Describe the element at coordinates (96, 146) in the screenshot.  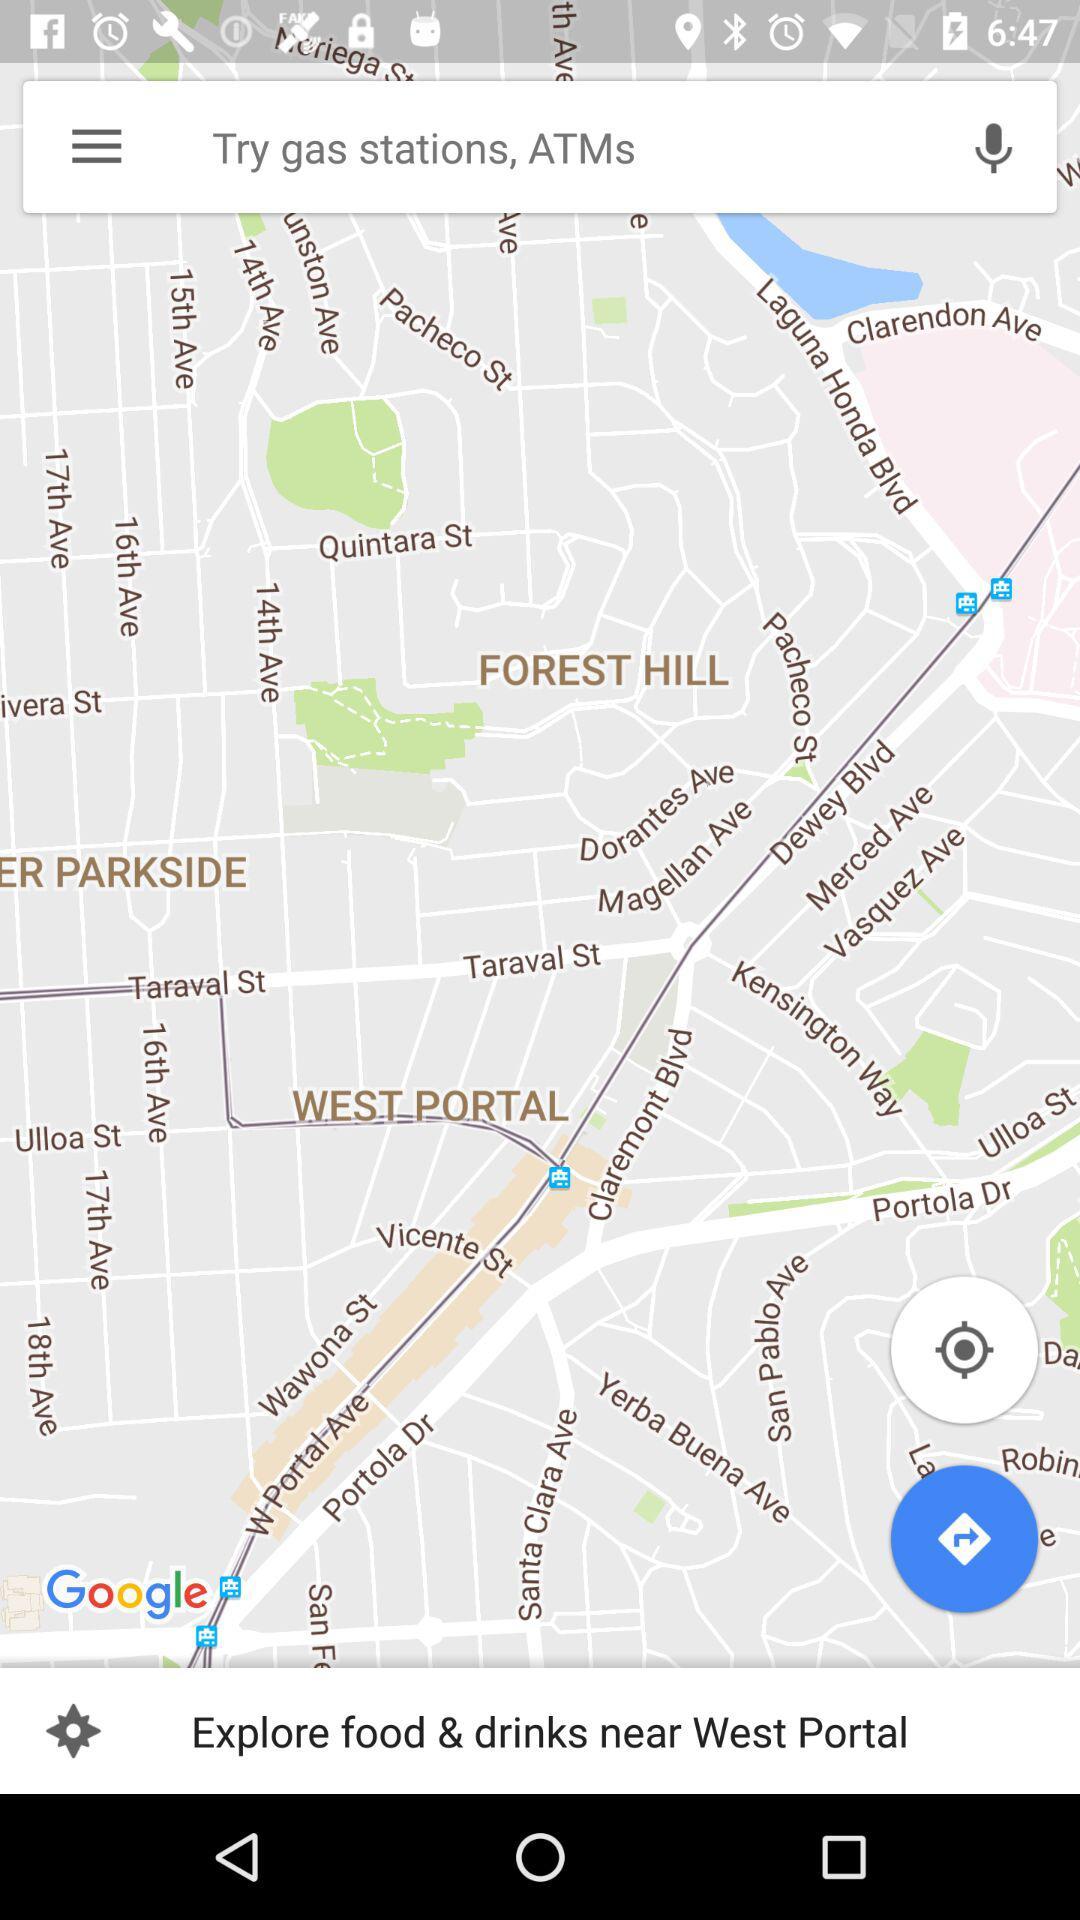
I see `the horizontal lines beside try` at that location.